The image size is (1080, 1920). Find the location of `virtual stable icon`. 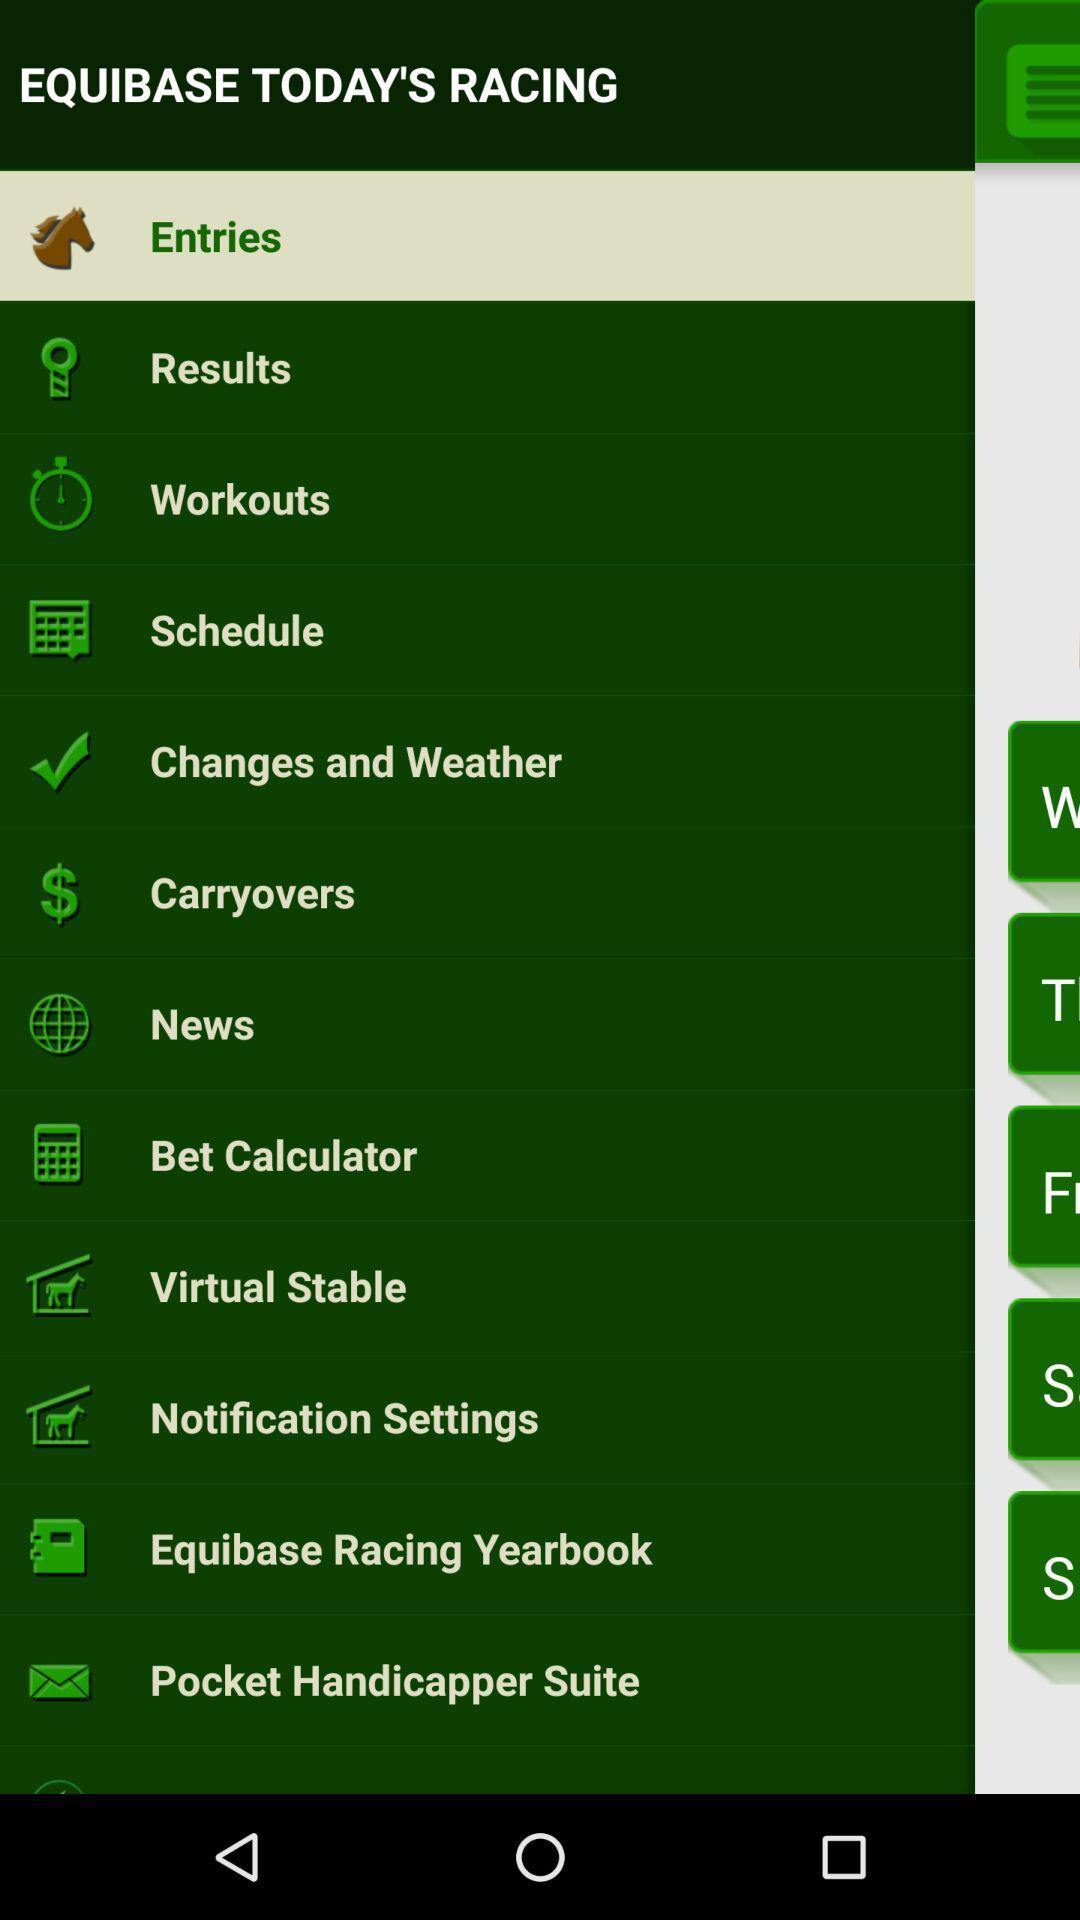

virtual stable icon is located at coordinates (278, 1285).